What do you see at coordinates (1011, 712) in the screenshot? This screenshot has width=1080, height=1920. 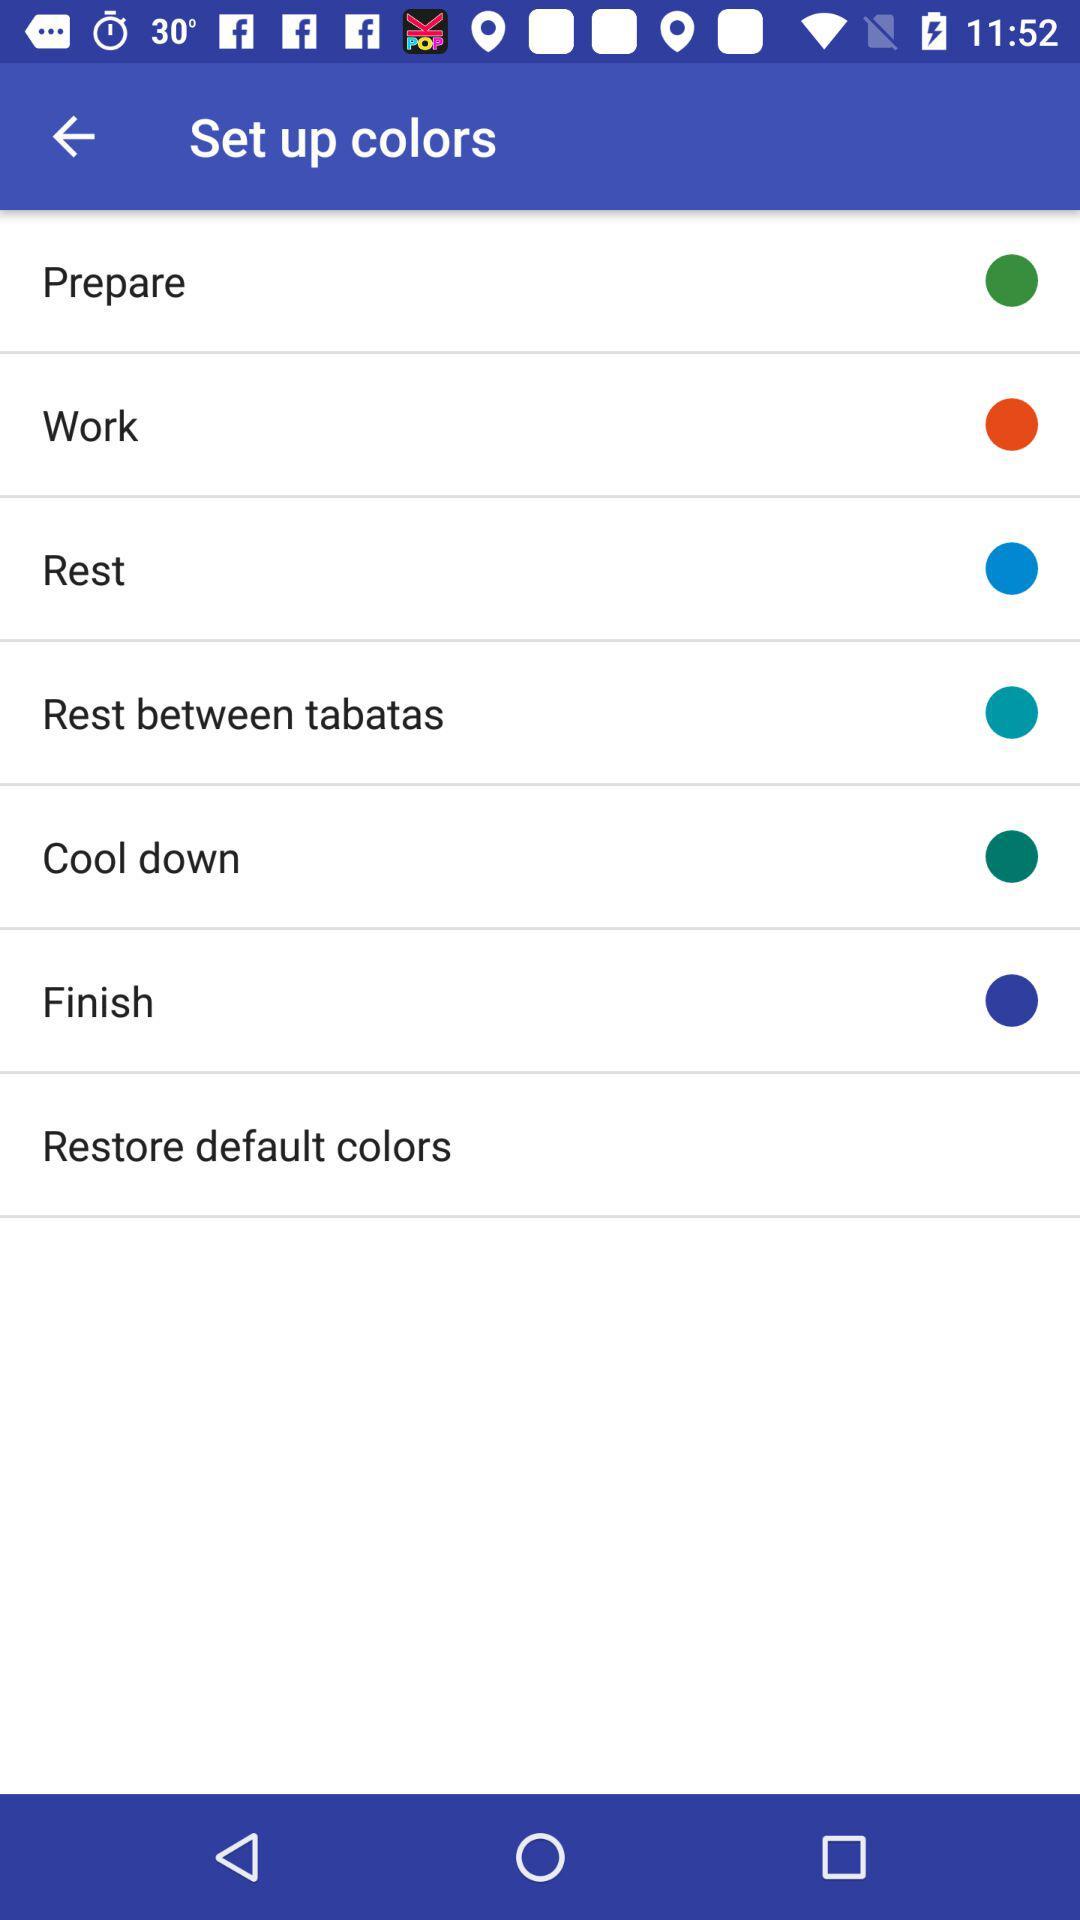 I see `the fourth circle from the top right of the page` at bounding box center [1011, 712].